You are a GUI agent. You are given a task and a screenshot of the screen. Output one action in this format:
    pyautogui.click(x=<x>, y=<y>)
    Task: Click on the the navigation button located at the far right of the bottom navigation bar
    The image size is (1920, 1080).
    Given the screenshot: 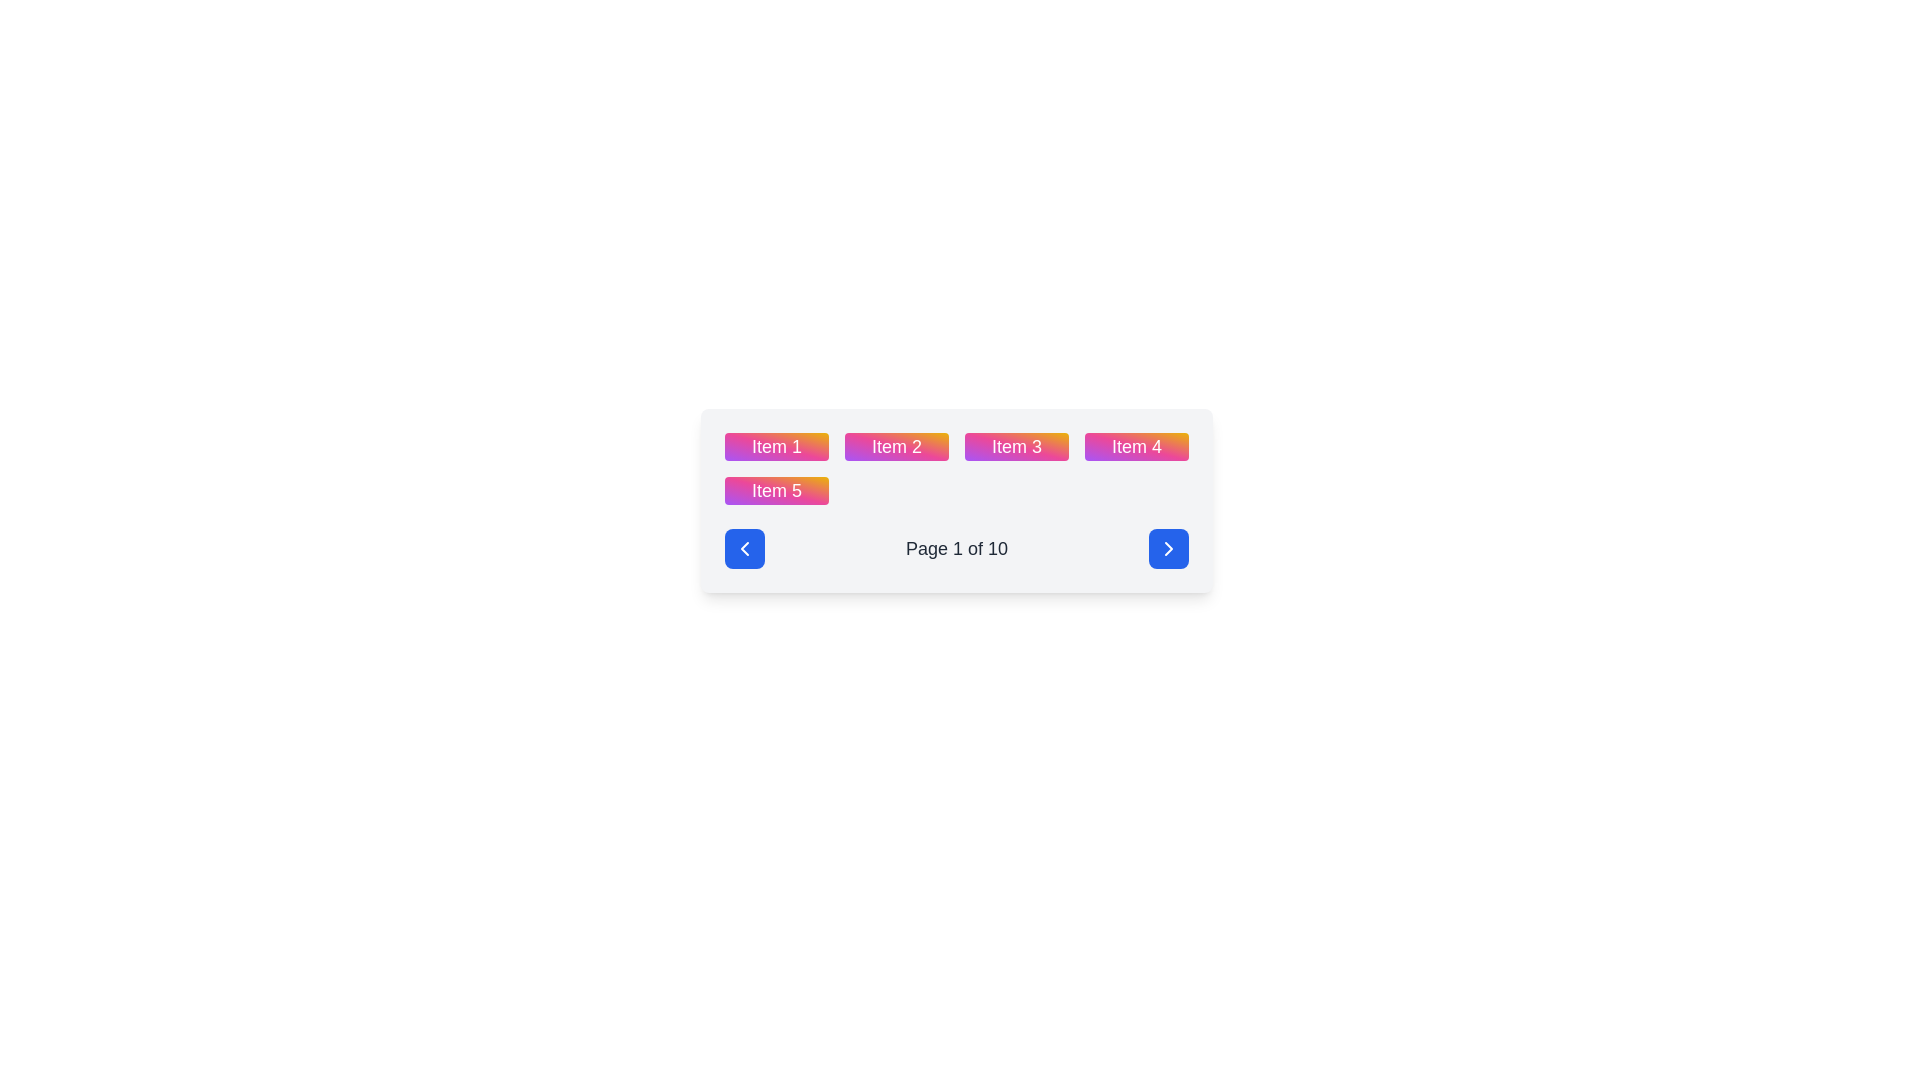 What is the action you would take?
    pyautogui.click(x=1168, y=548)
    